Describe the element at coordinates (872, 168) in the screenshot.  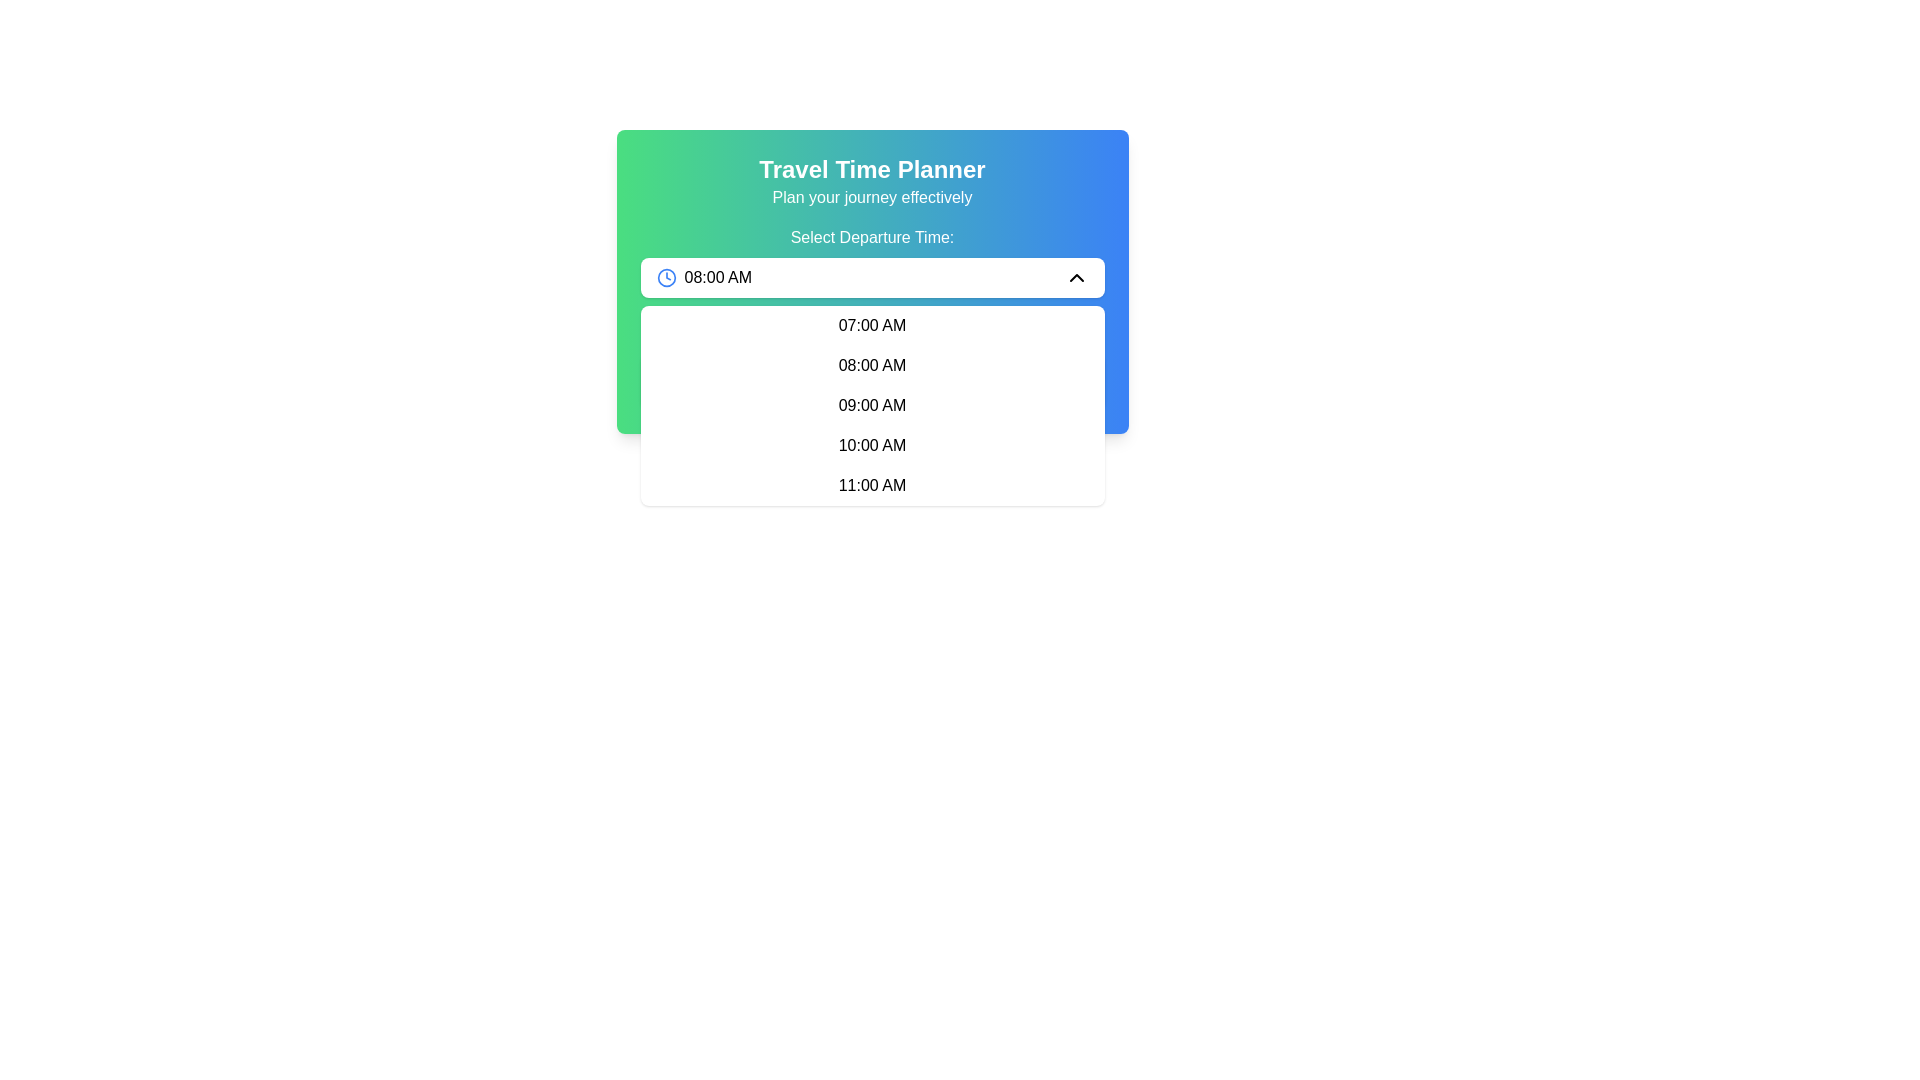
I see `the primary title text that indicates the main purpose of the interface for planning travel times` at that location.